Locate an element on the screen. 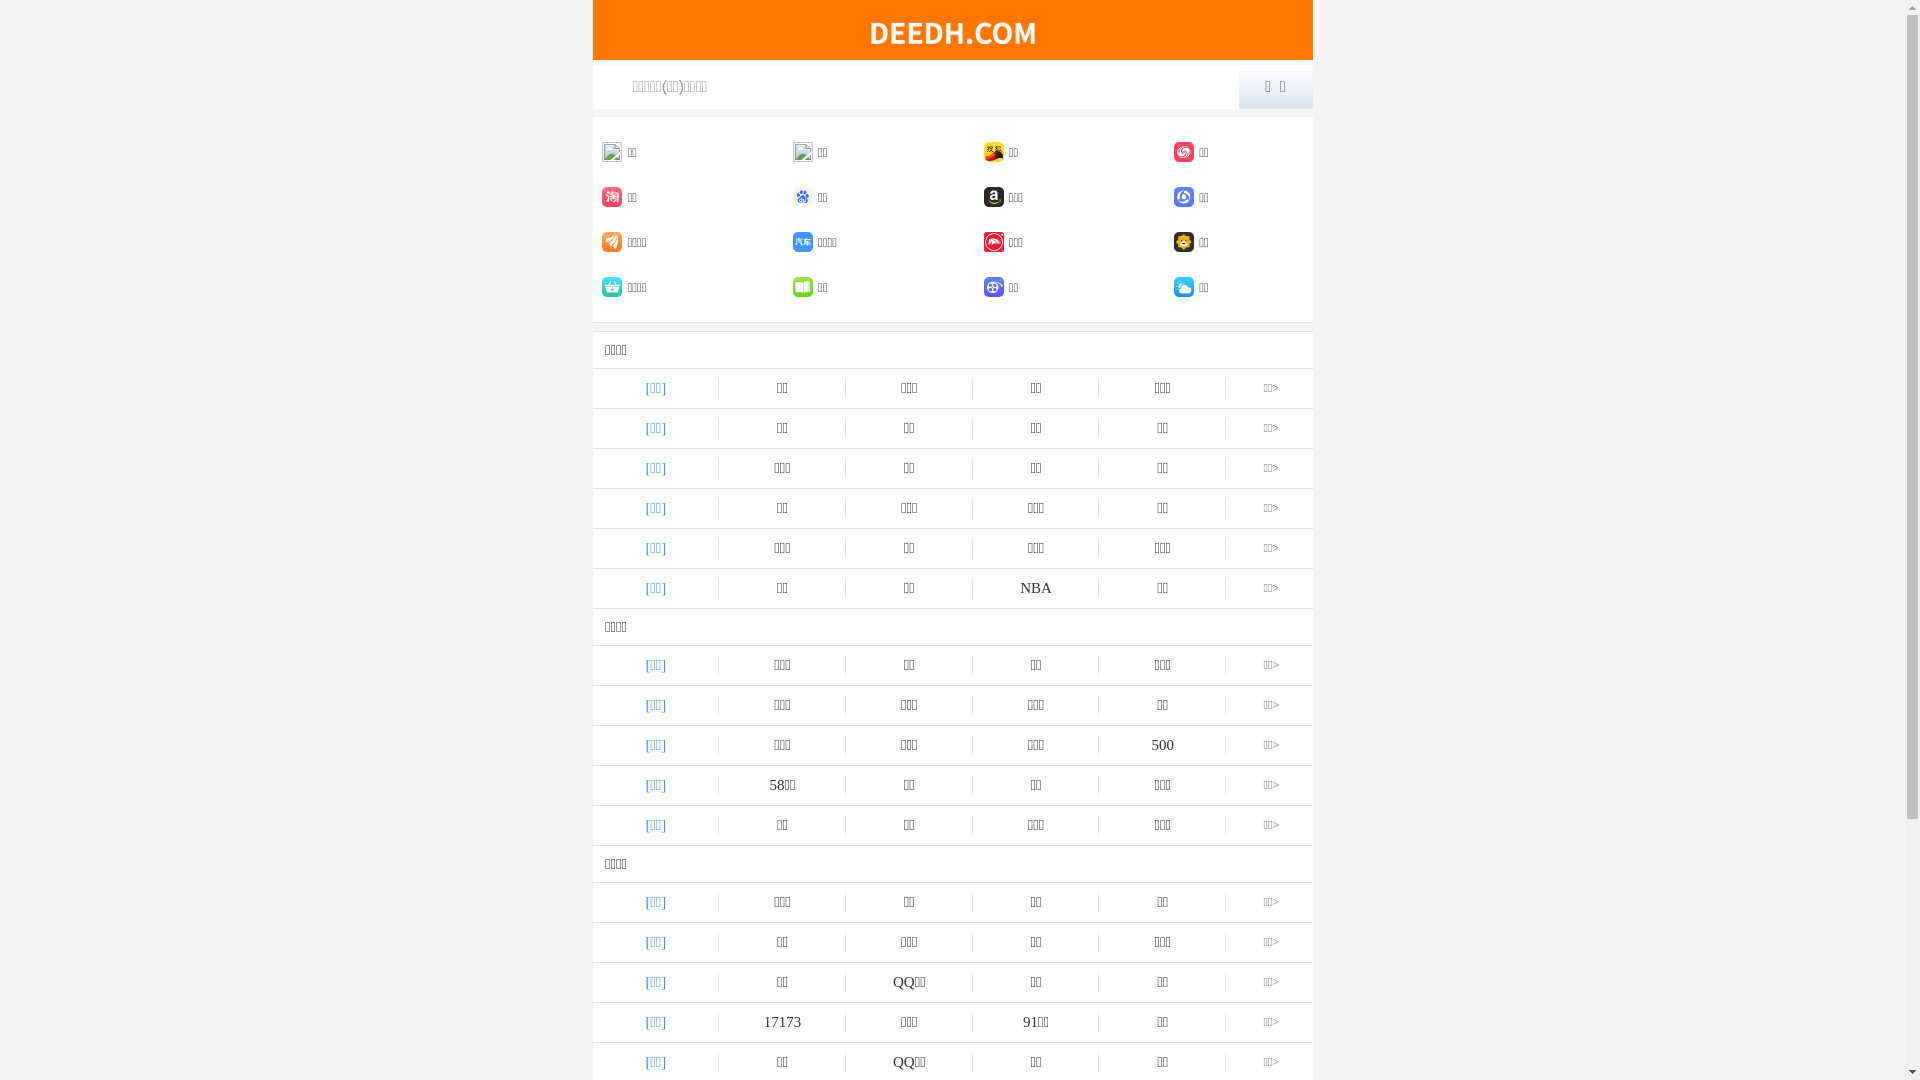 The image size is (1920, 1080). 'NBA' is located at coordinates (973, 587).